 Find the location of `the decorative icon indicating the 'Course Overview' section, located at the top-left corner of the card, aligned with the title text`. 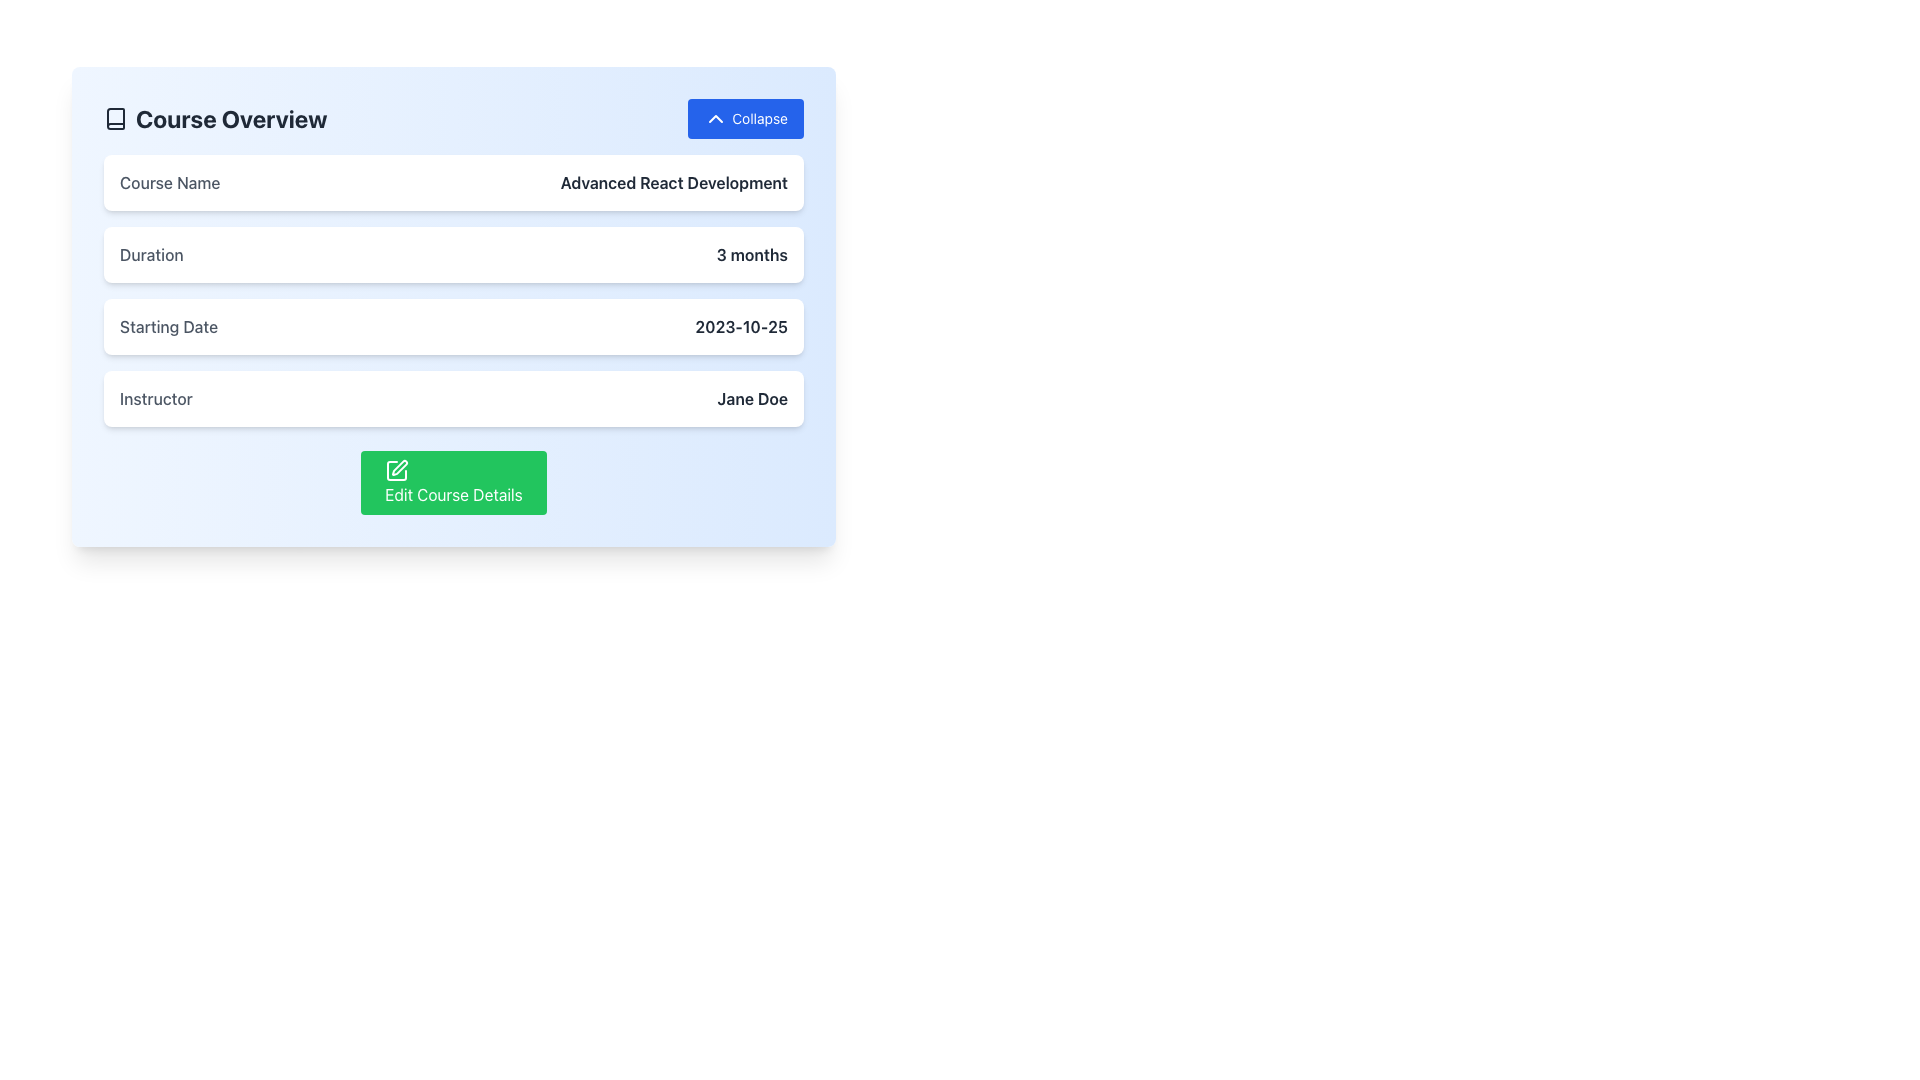

the decorative icon indicating the 'Course Overview' section, located at the top-left corner of the card, aligned with the title text is located at coordinates (114, 119).